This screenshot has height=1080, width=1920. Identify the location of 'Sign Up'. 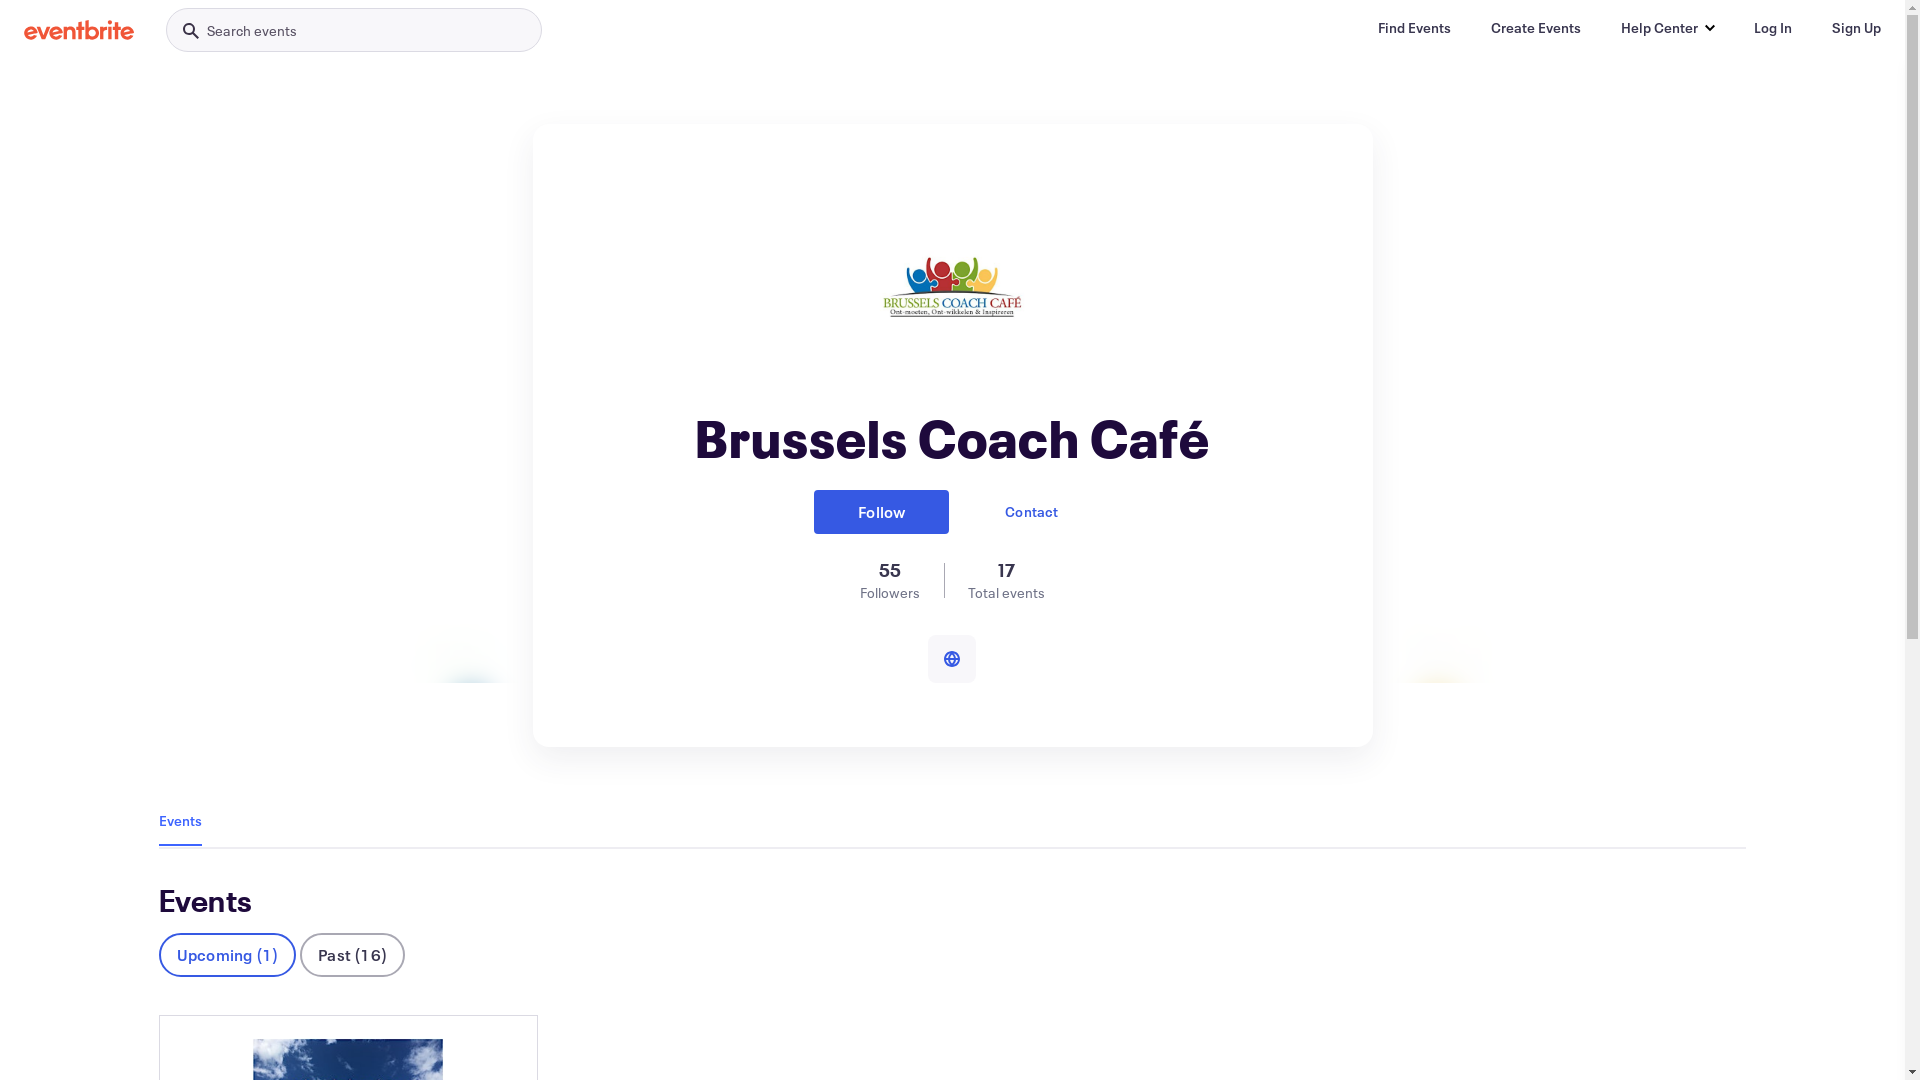
(1855, 27).